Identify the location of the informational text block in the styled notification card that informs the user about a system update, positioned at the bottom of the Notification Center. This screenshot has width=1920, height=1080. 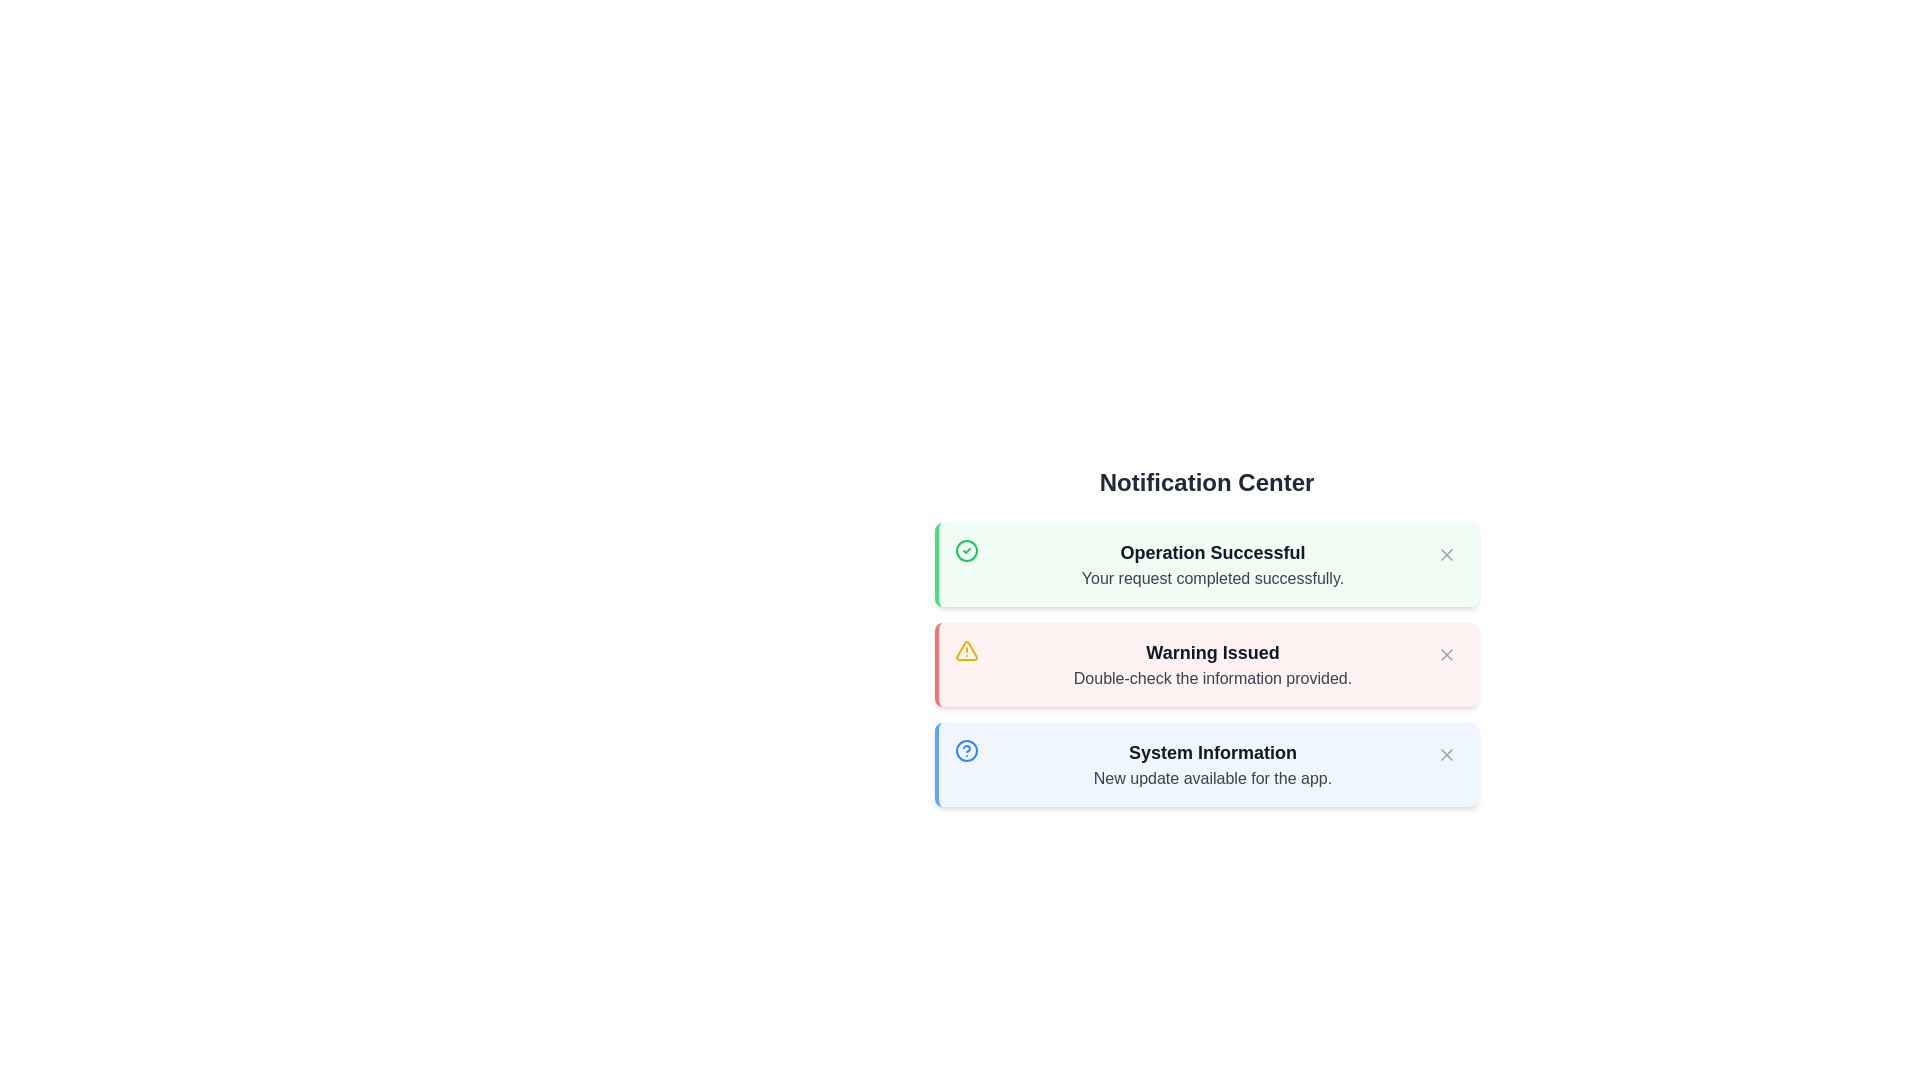
(1212, 764).